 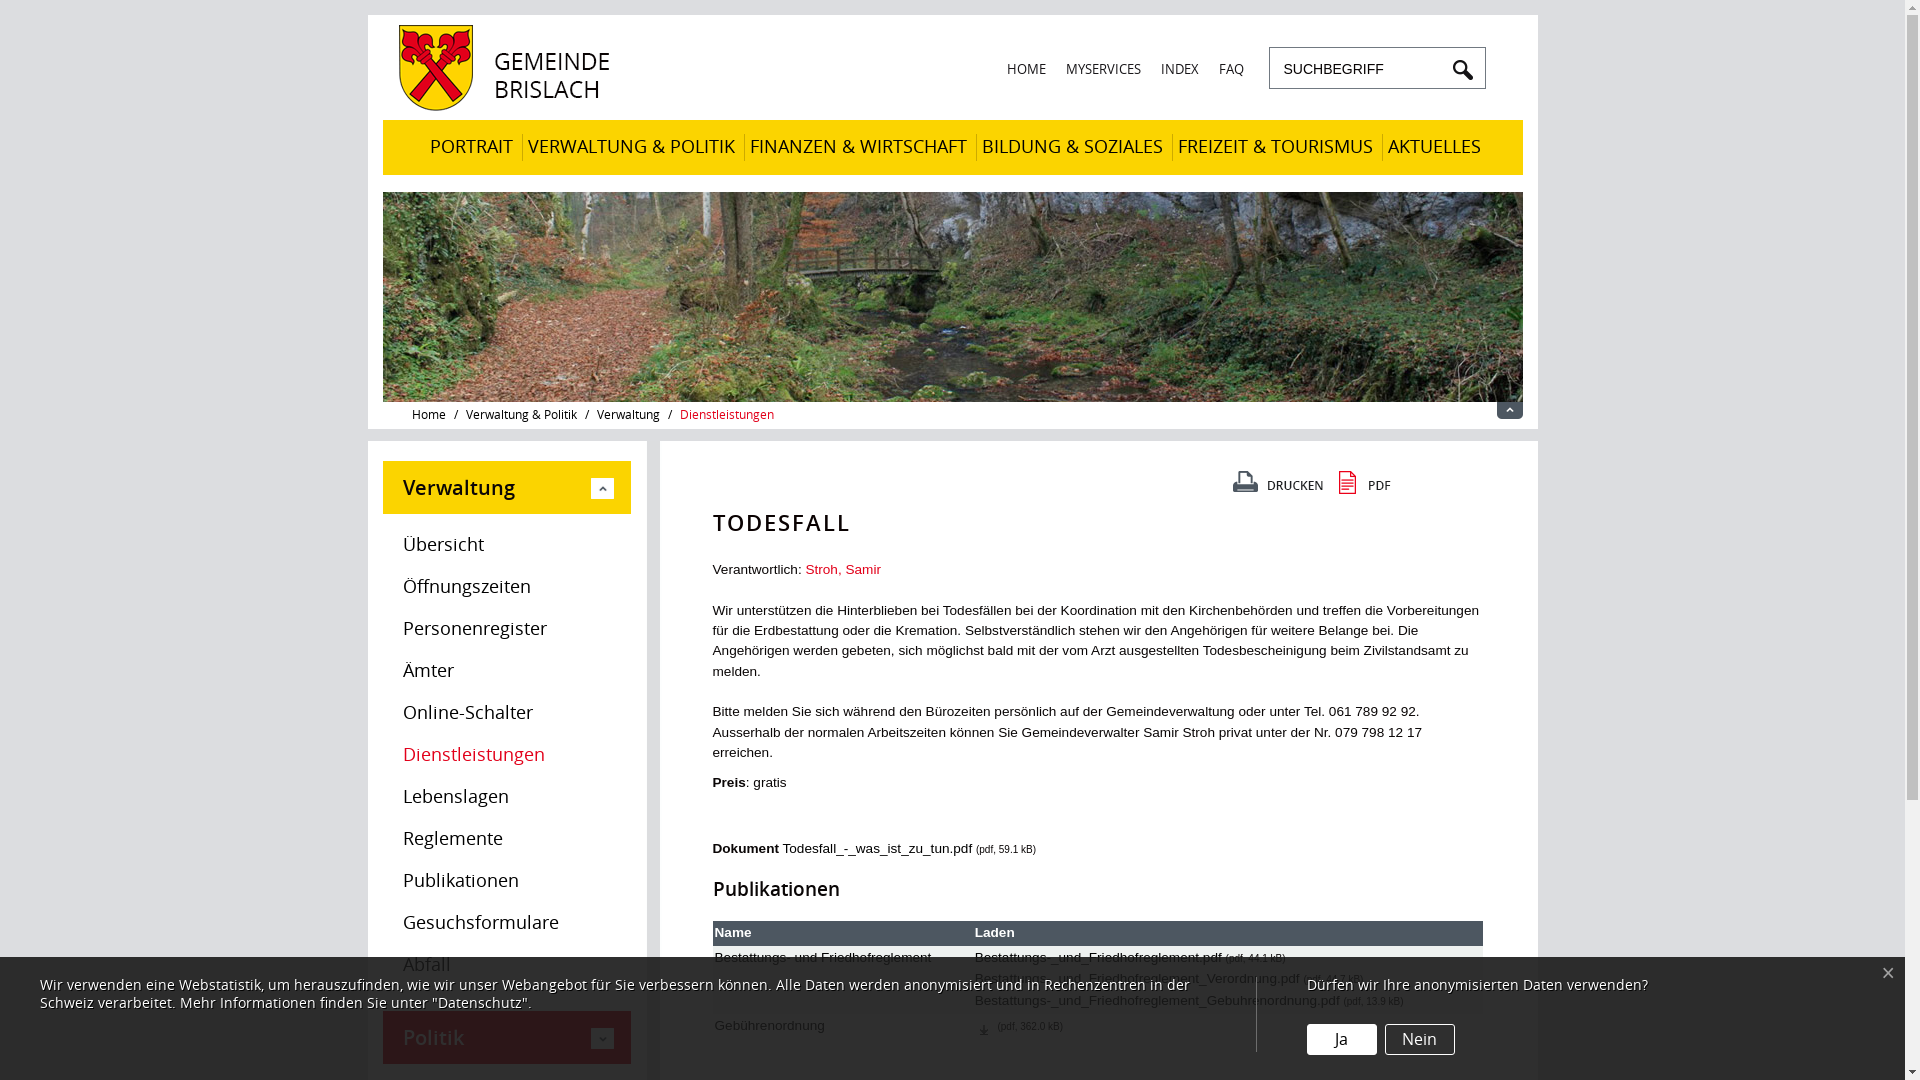 I want to click on 'Bestattungs- und Friedhofreglement', so click(x=822, y=956).